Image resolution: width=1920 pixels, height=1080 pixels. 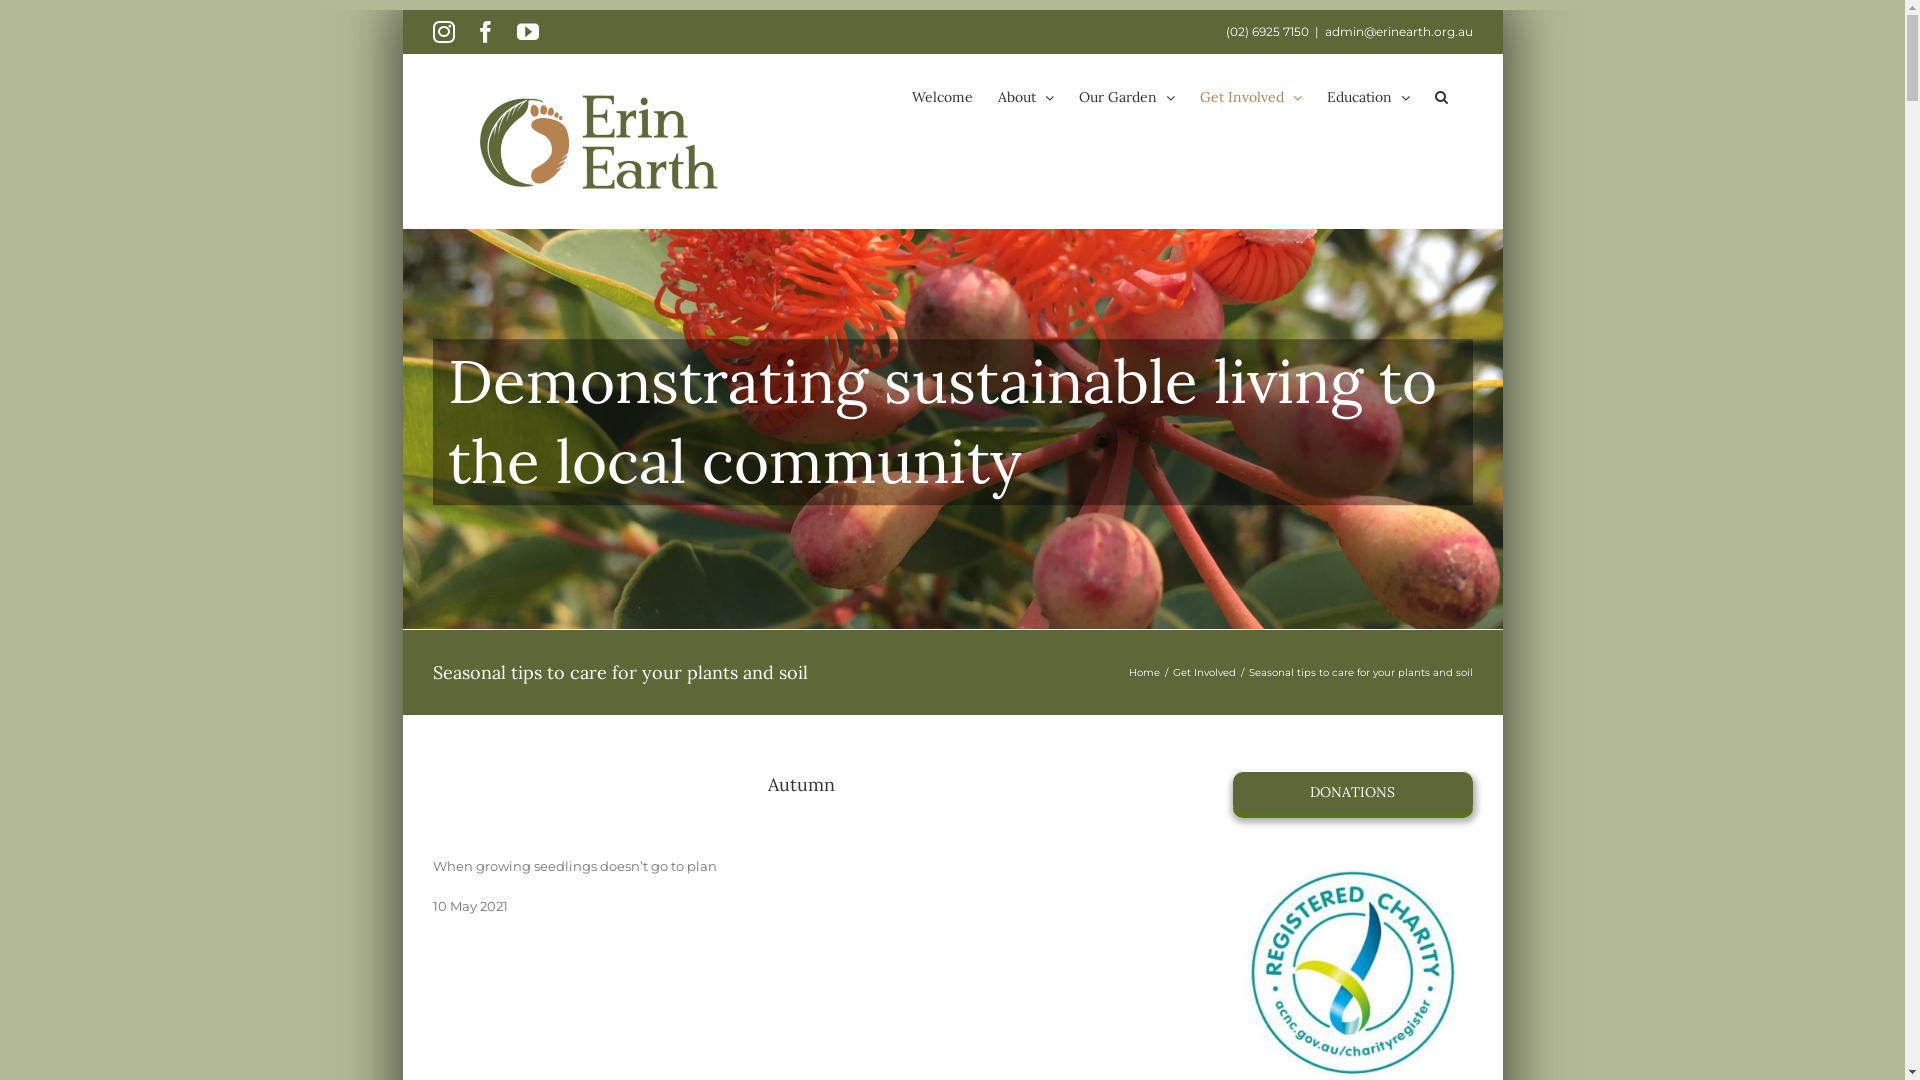 What do you see at coordinates (484, 31) in the screenshot?
I see `'Facebook'` at bounding box center [484, 31].